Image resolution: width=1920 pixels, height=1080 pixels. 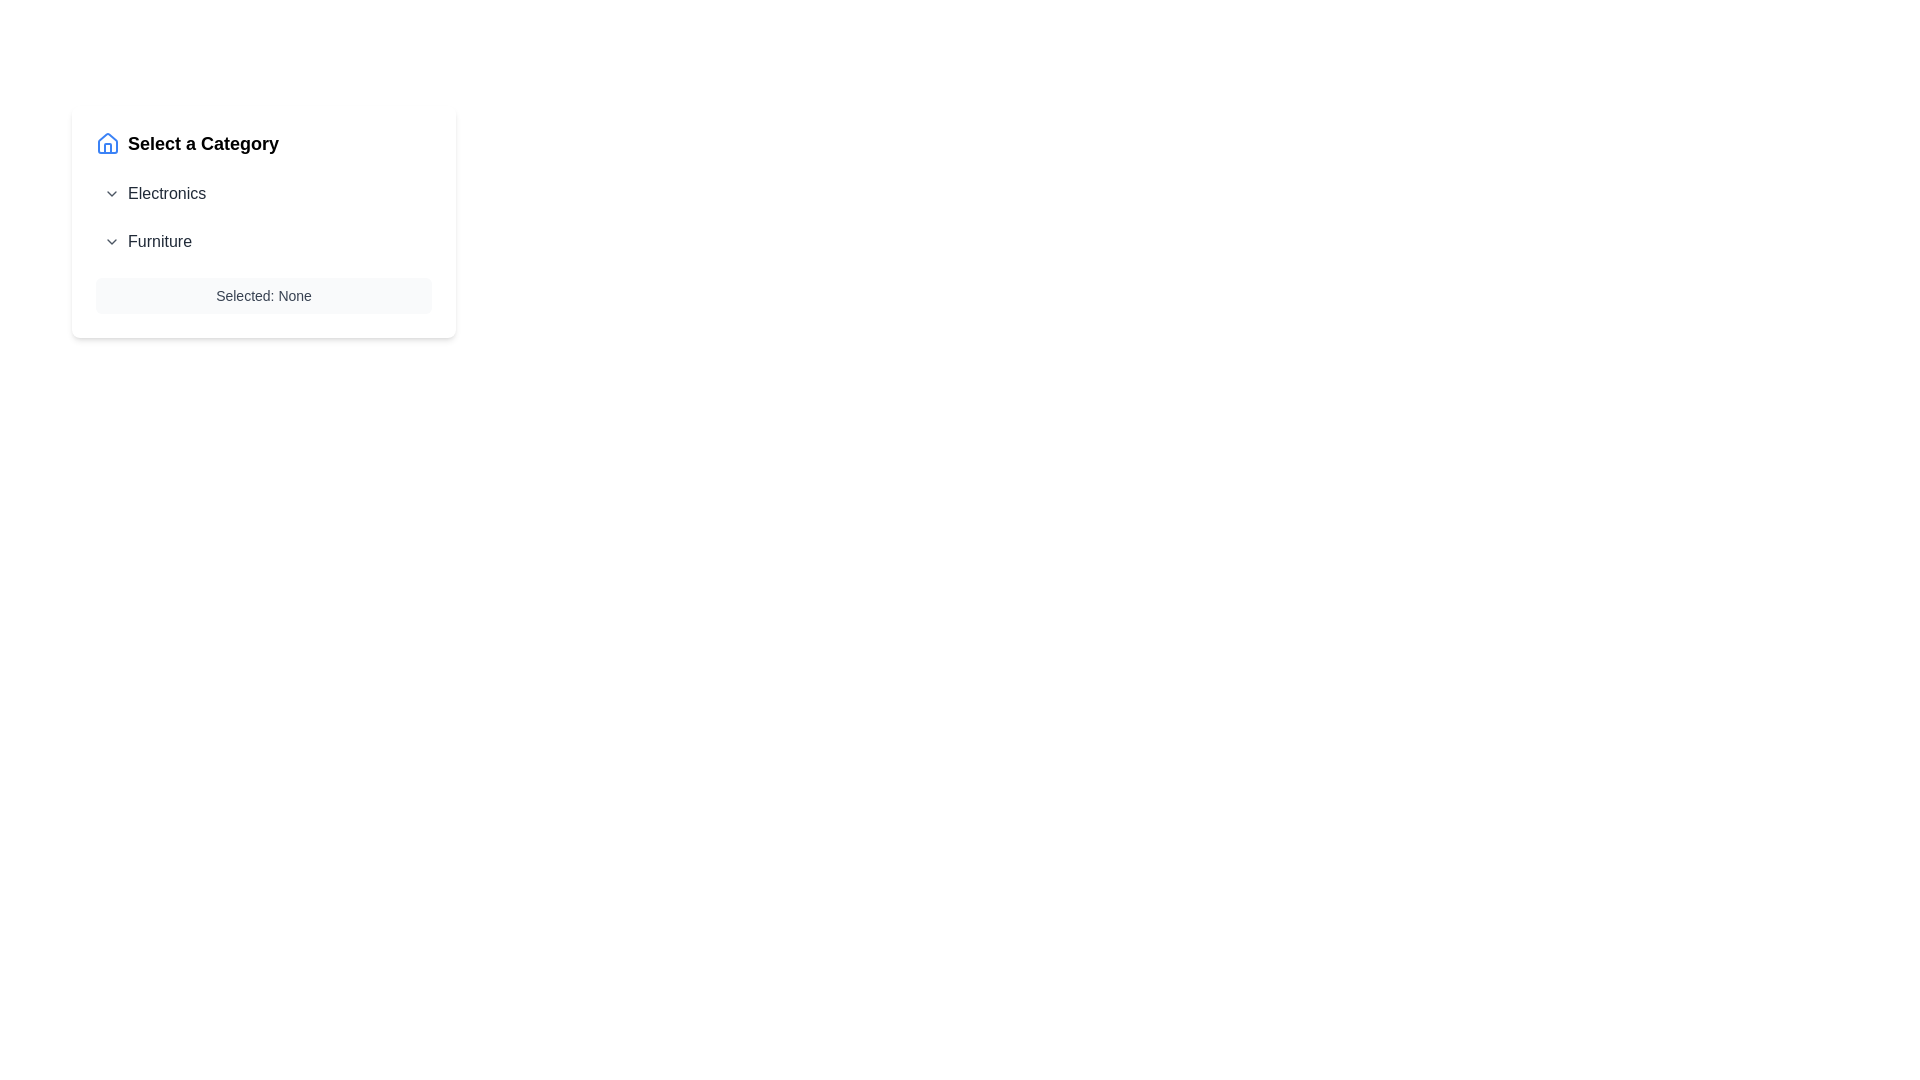 I want to click on the 'Furniture' category label within the expandable menu, located to the right of the downward-facing arrow icon, so click(x=158, y=241).